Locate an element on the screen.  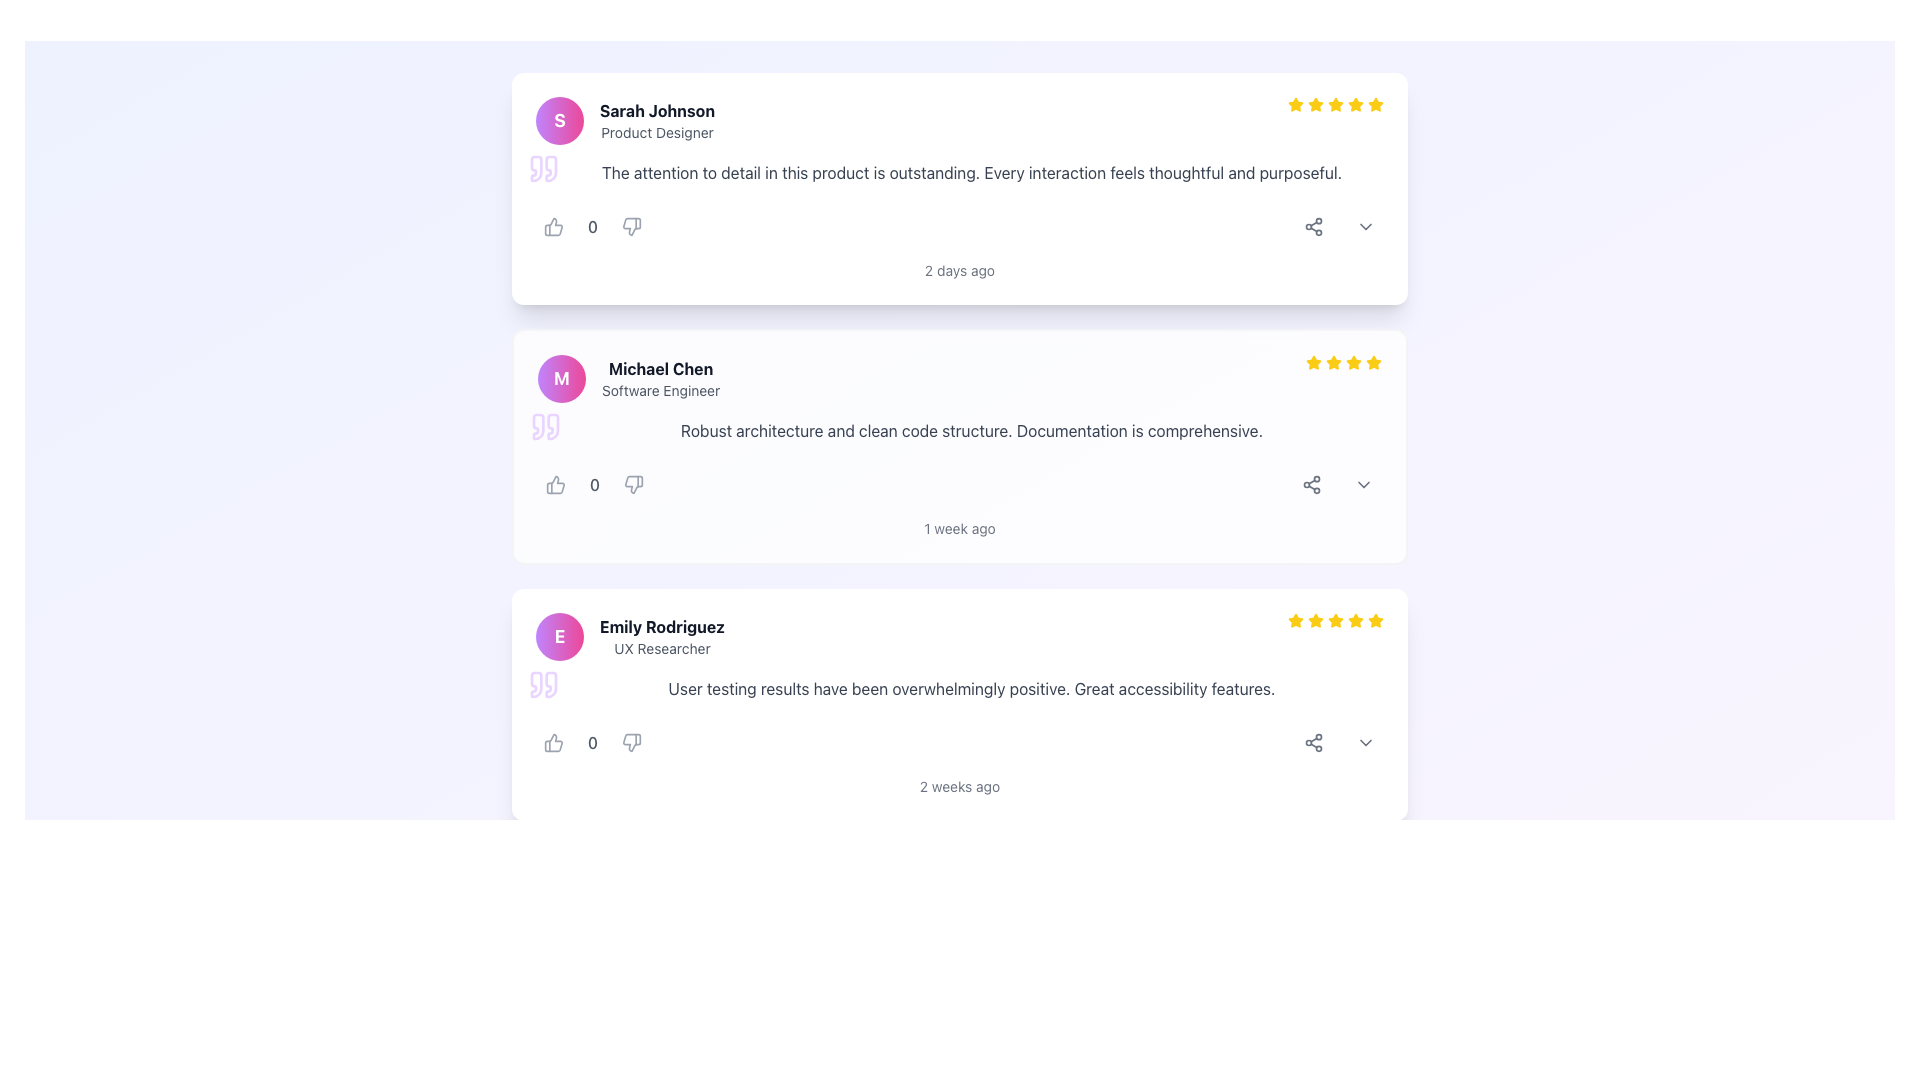
the thumbs-up icon to like the post associated with user 'Sarah Johnson' and her comment is located at coordinates (553, 226).